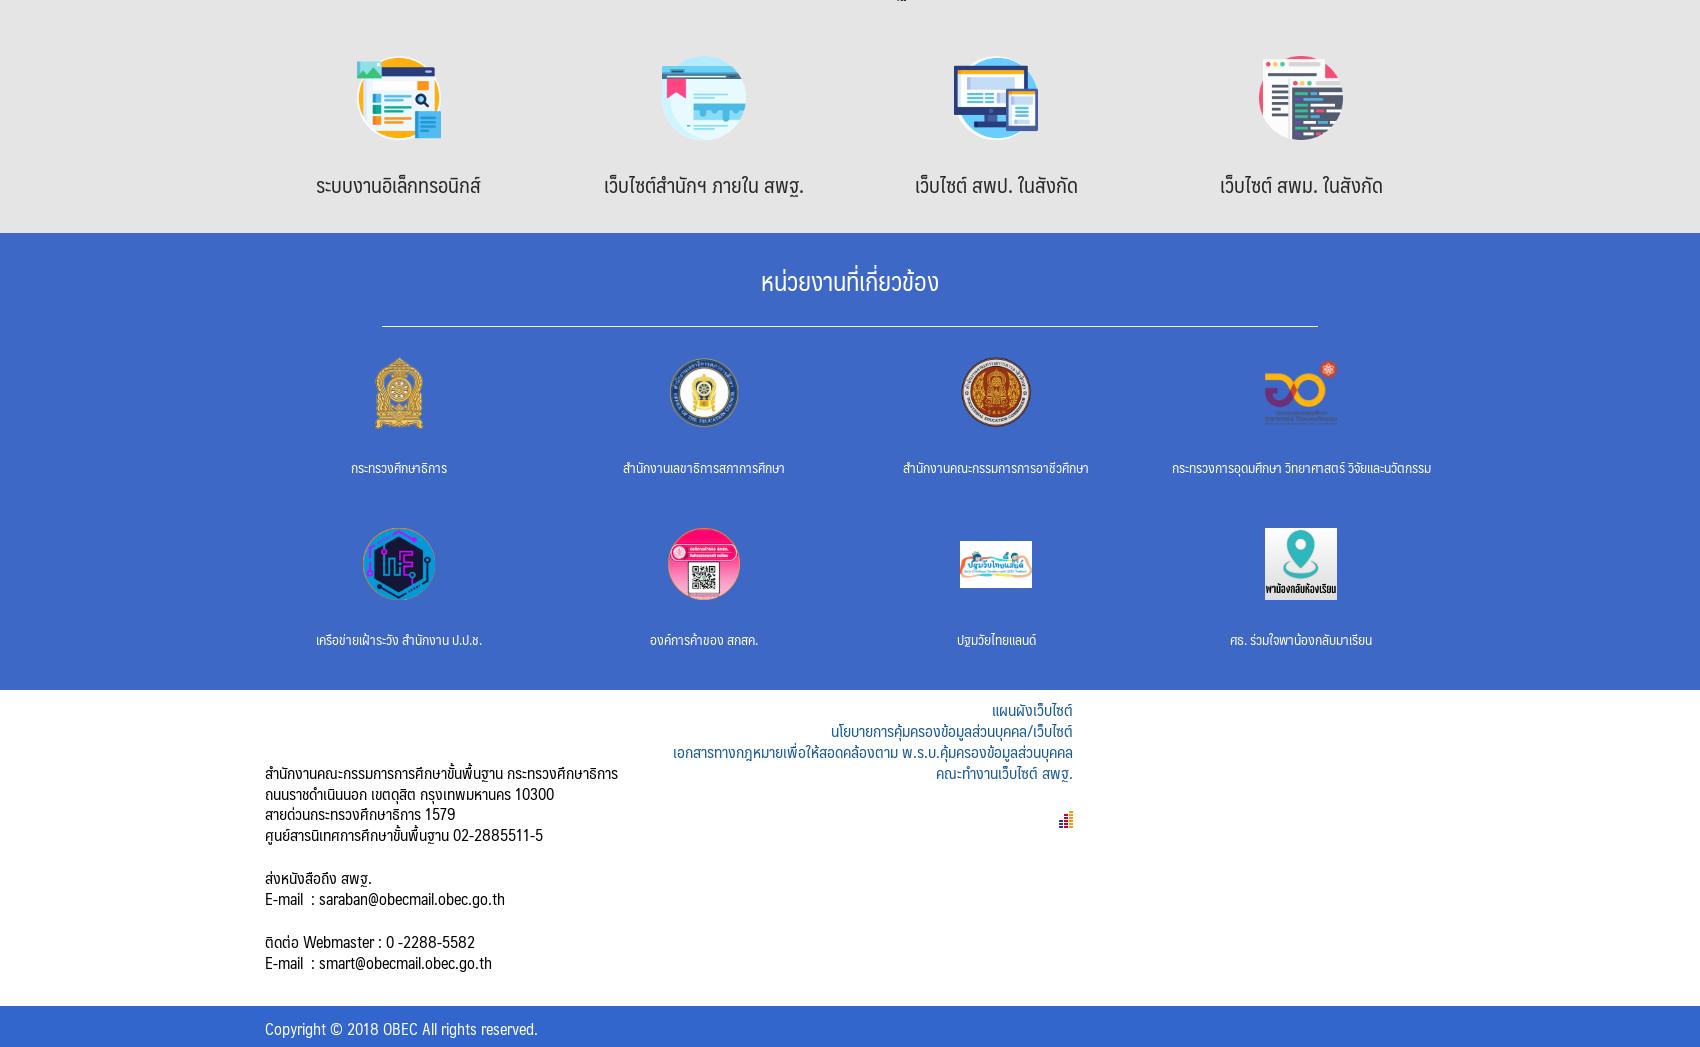  What do you see at coordinates (400, 1028) in the screenshot?
I see `'Copyright © 2018 OBEC All rights reserved.'` at bounding box center [400, 1028].